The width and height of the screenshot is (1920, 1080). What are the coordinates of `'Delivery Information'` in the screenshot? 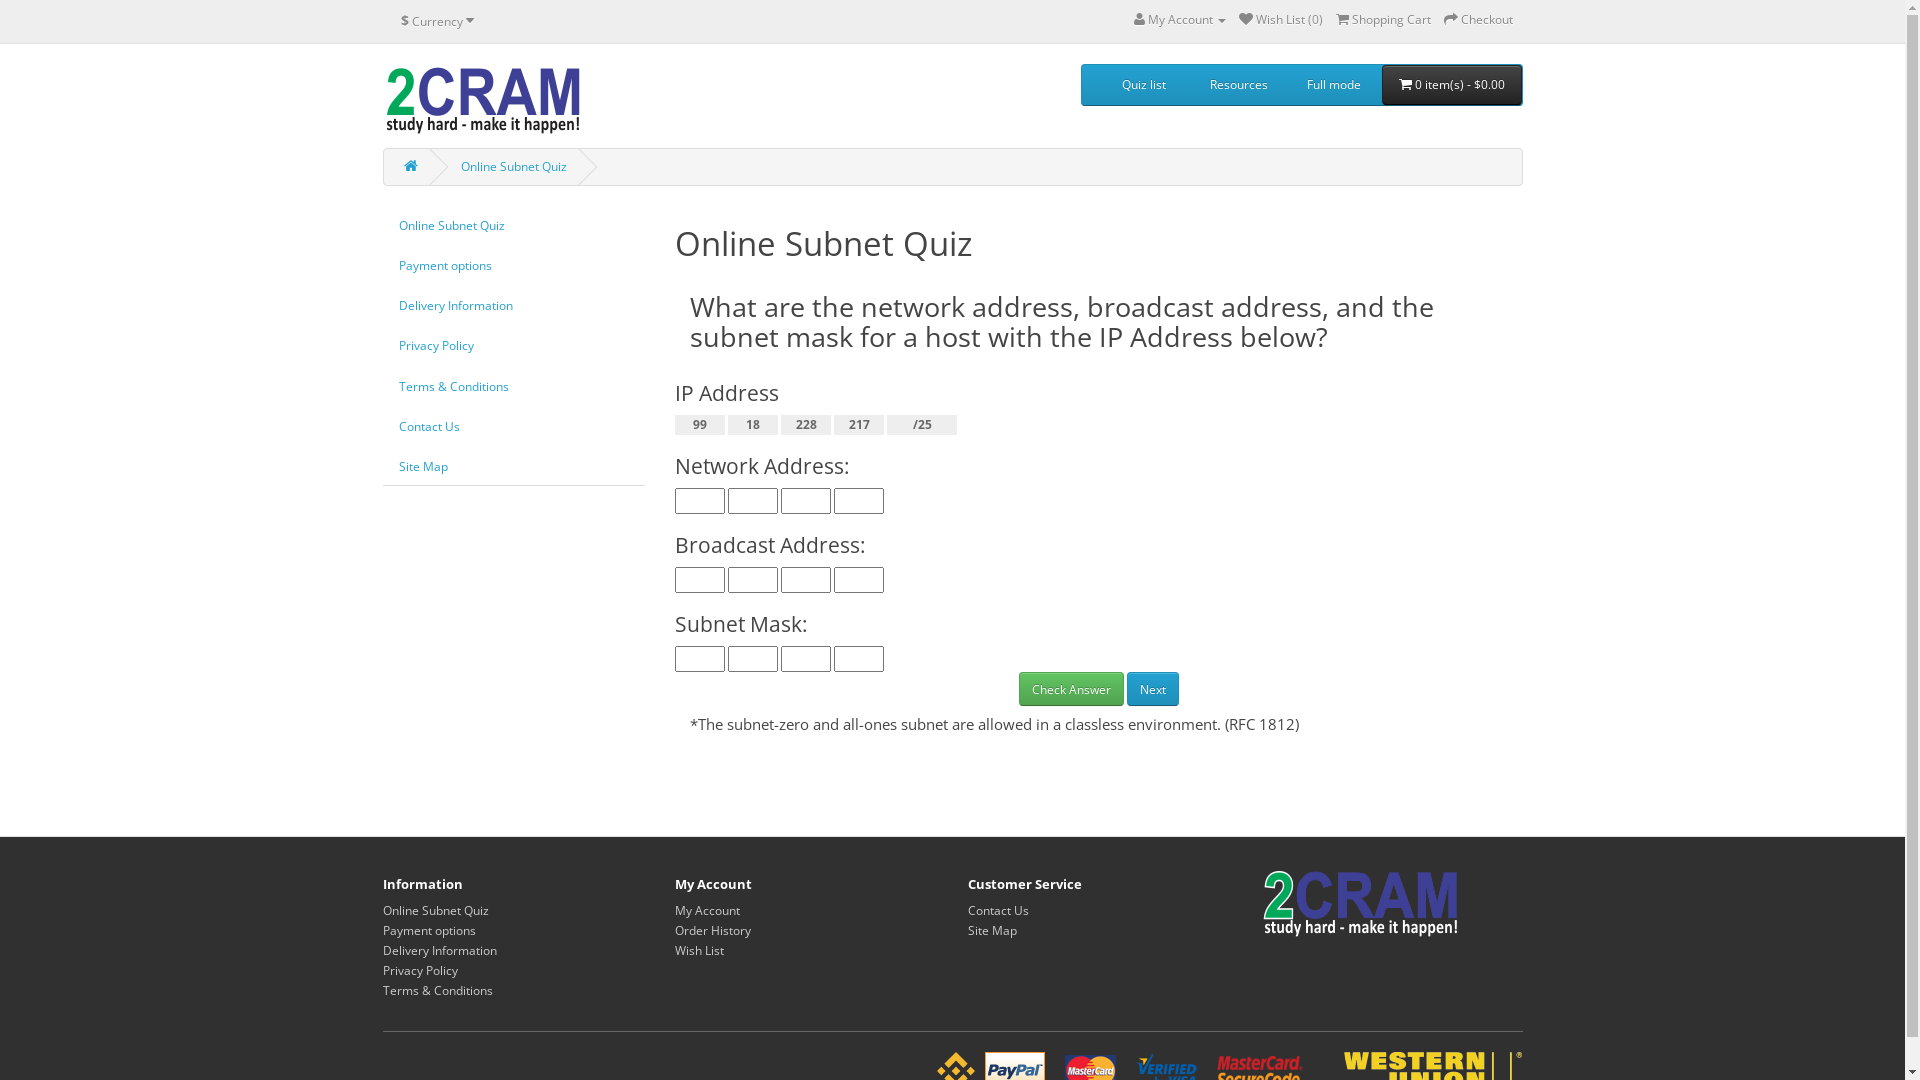 It's located at (382, 305).